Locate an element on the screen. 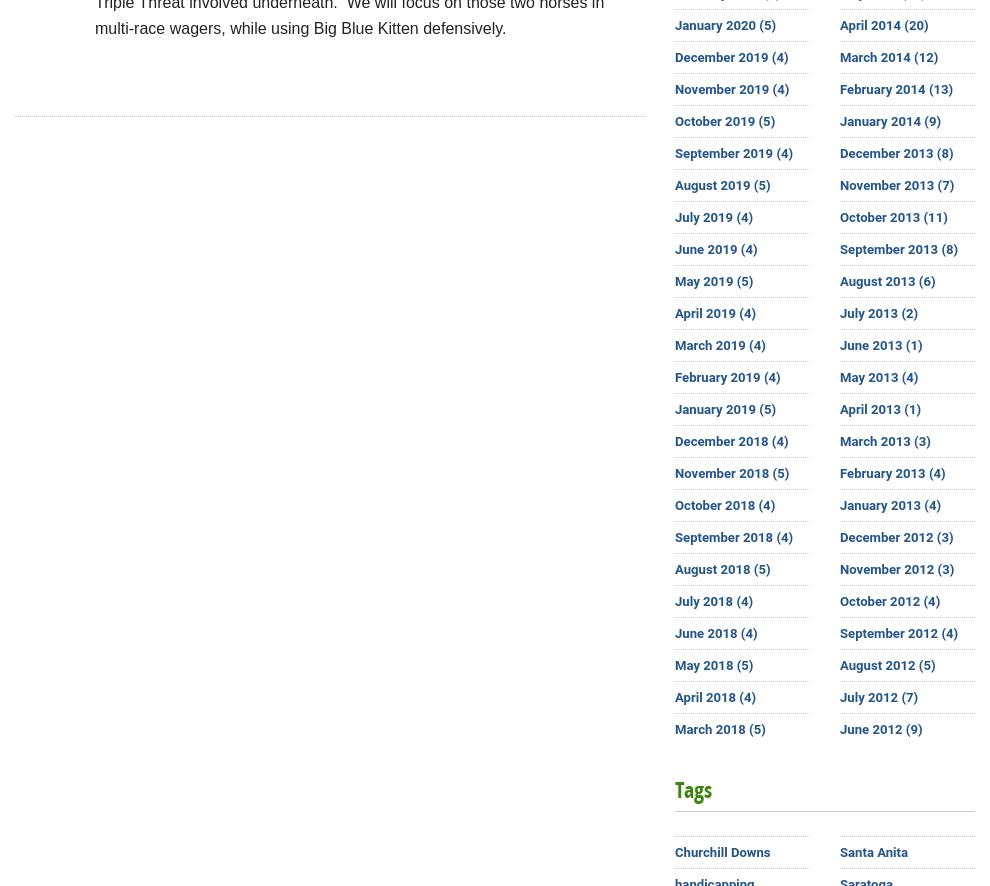 The width and height of the screenshot is (990, 886). 'March 2013 (3)' is located at coordinates (884, 440).